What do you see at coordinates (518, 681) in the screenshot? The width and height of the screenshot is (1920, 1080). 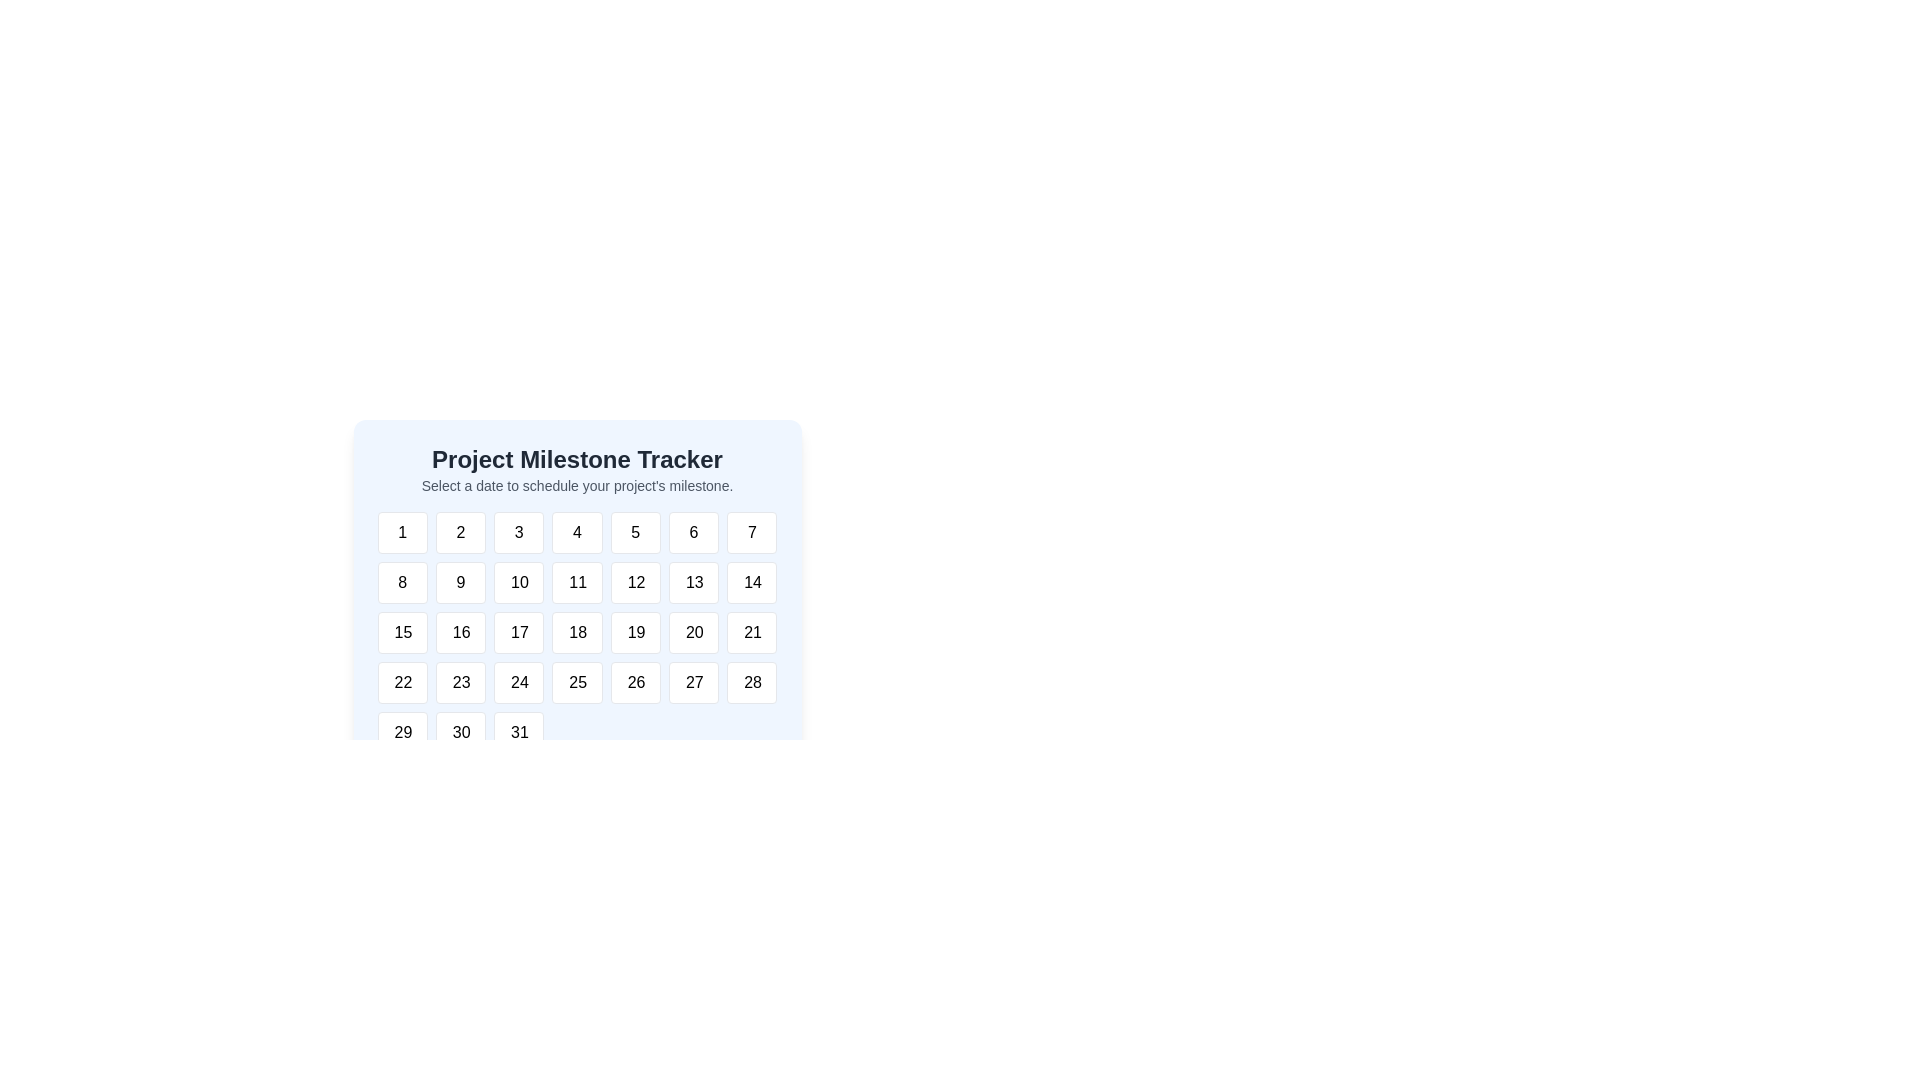 I see `the small button displaying the number '24' located in the fourth row and third column of the calendar grid` at bounding box center [518, 681].